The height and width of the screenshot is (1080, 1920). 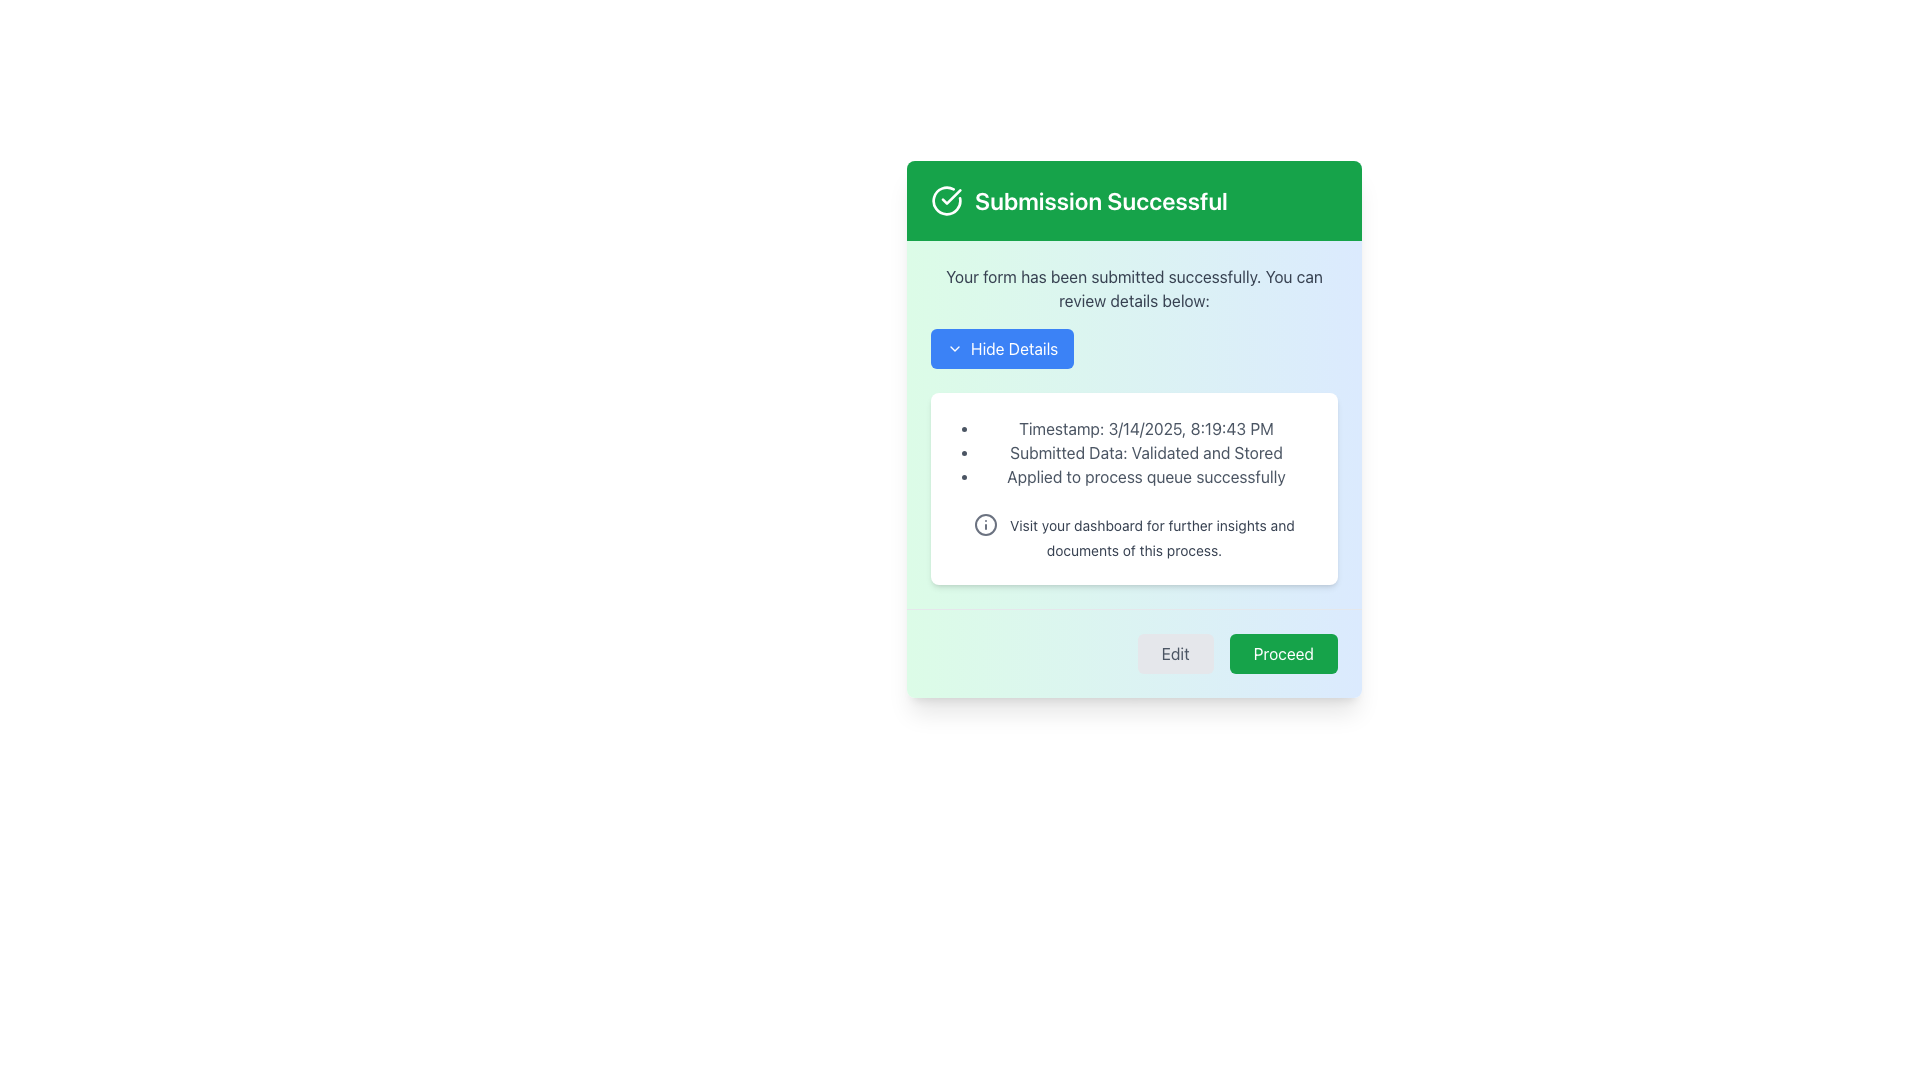 What do you see at coordinates (1146, 452) in the screenshot?
I see `the text label element that reads 'Submitted Data: Validated and Stored', which is the second item in a vertically aligned bulleted list within the 'Submission Successful' dialog box` at bounding box center [1146, 452].